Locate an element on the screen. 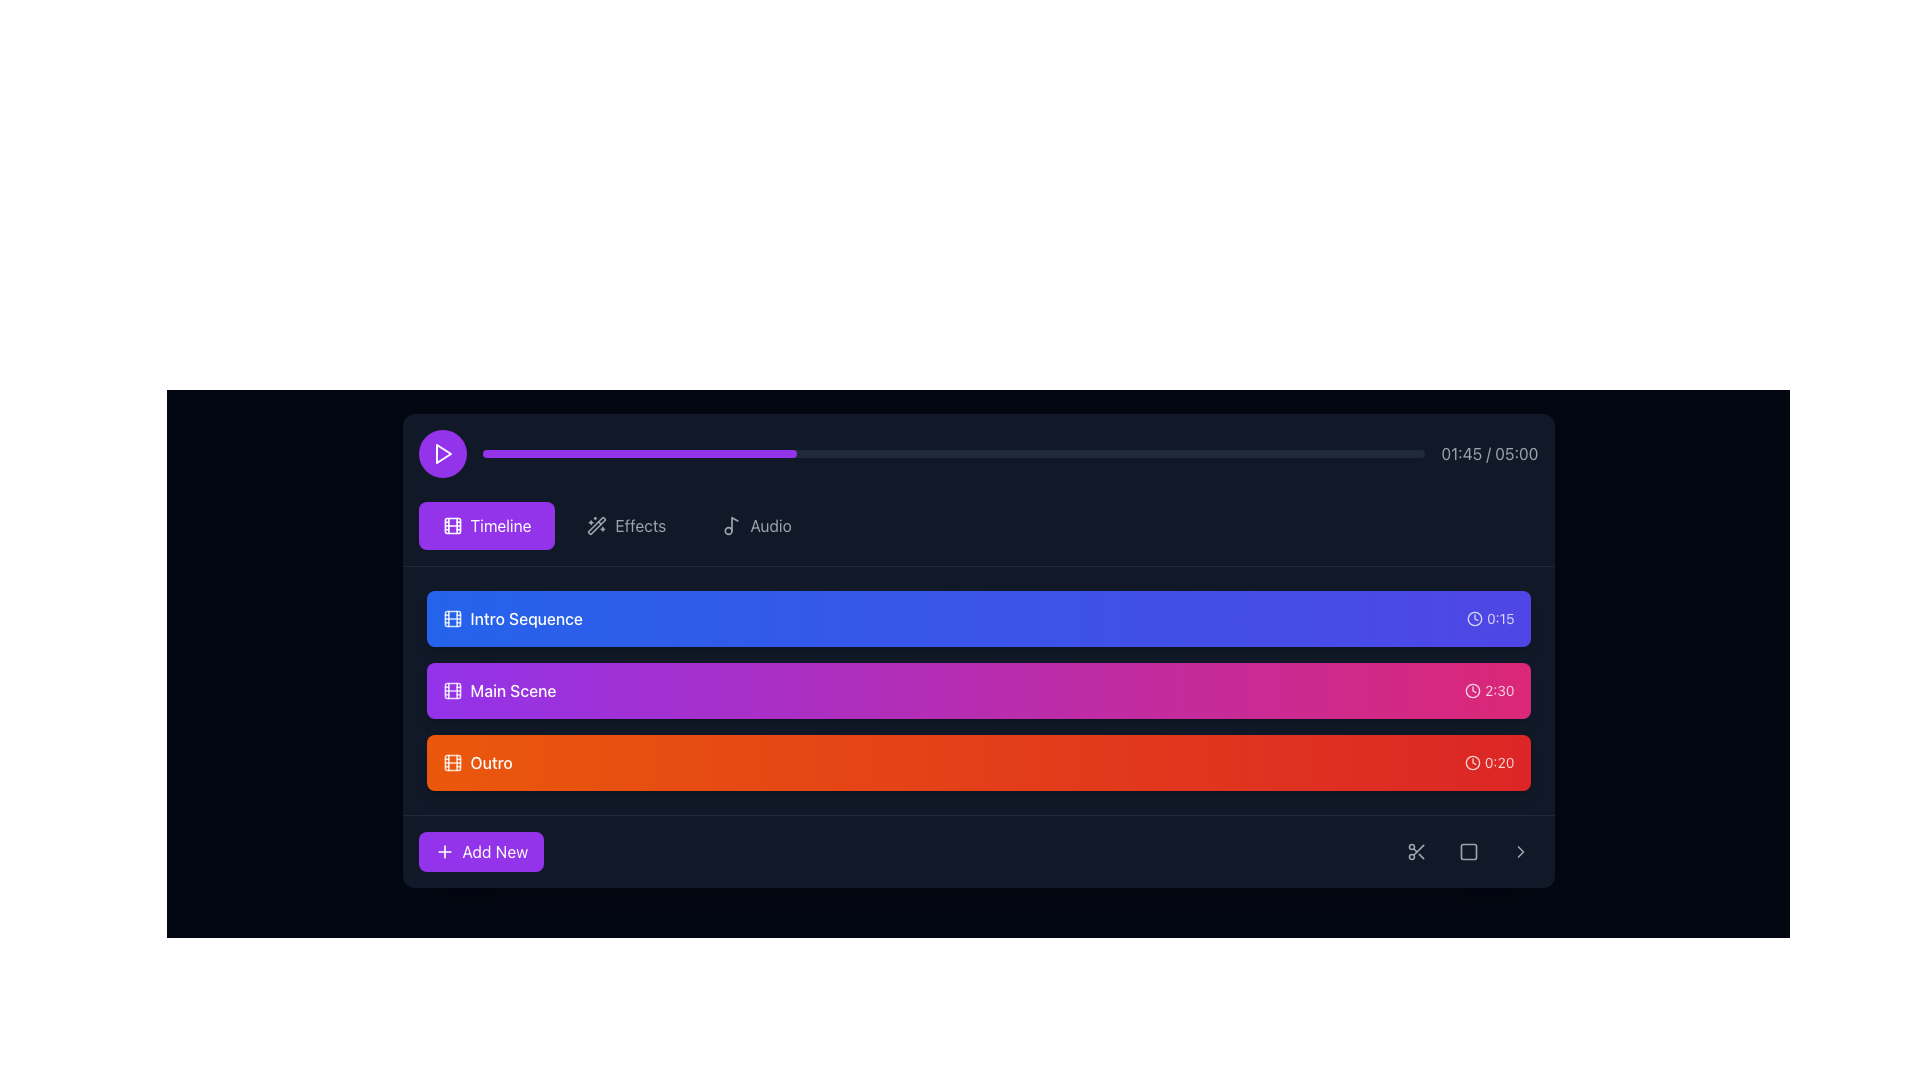 Image resolution: width=1920 pixels, height=1080 pixels. the 'play' icon located in the top-left corner of the panel to enable keyboard navigation is located at coordinates (442, 454).